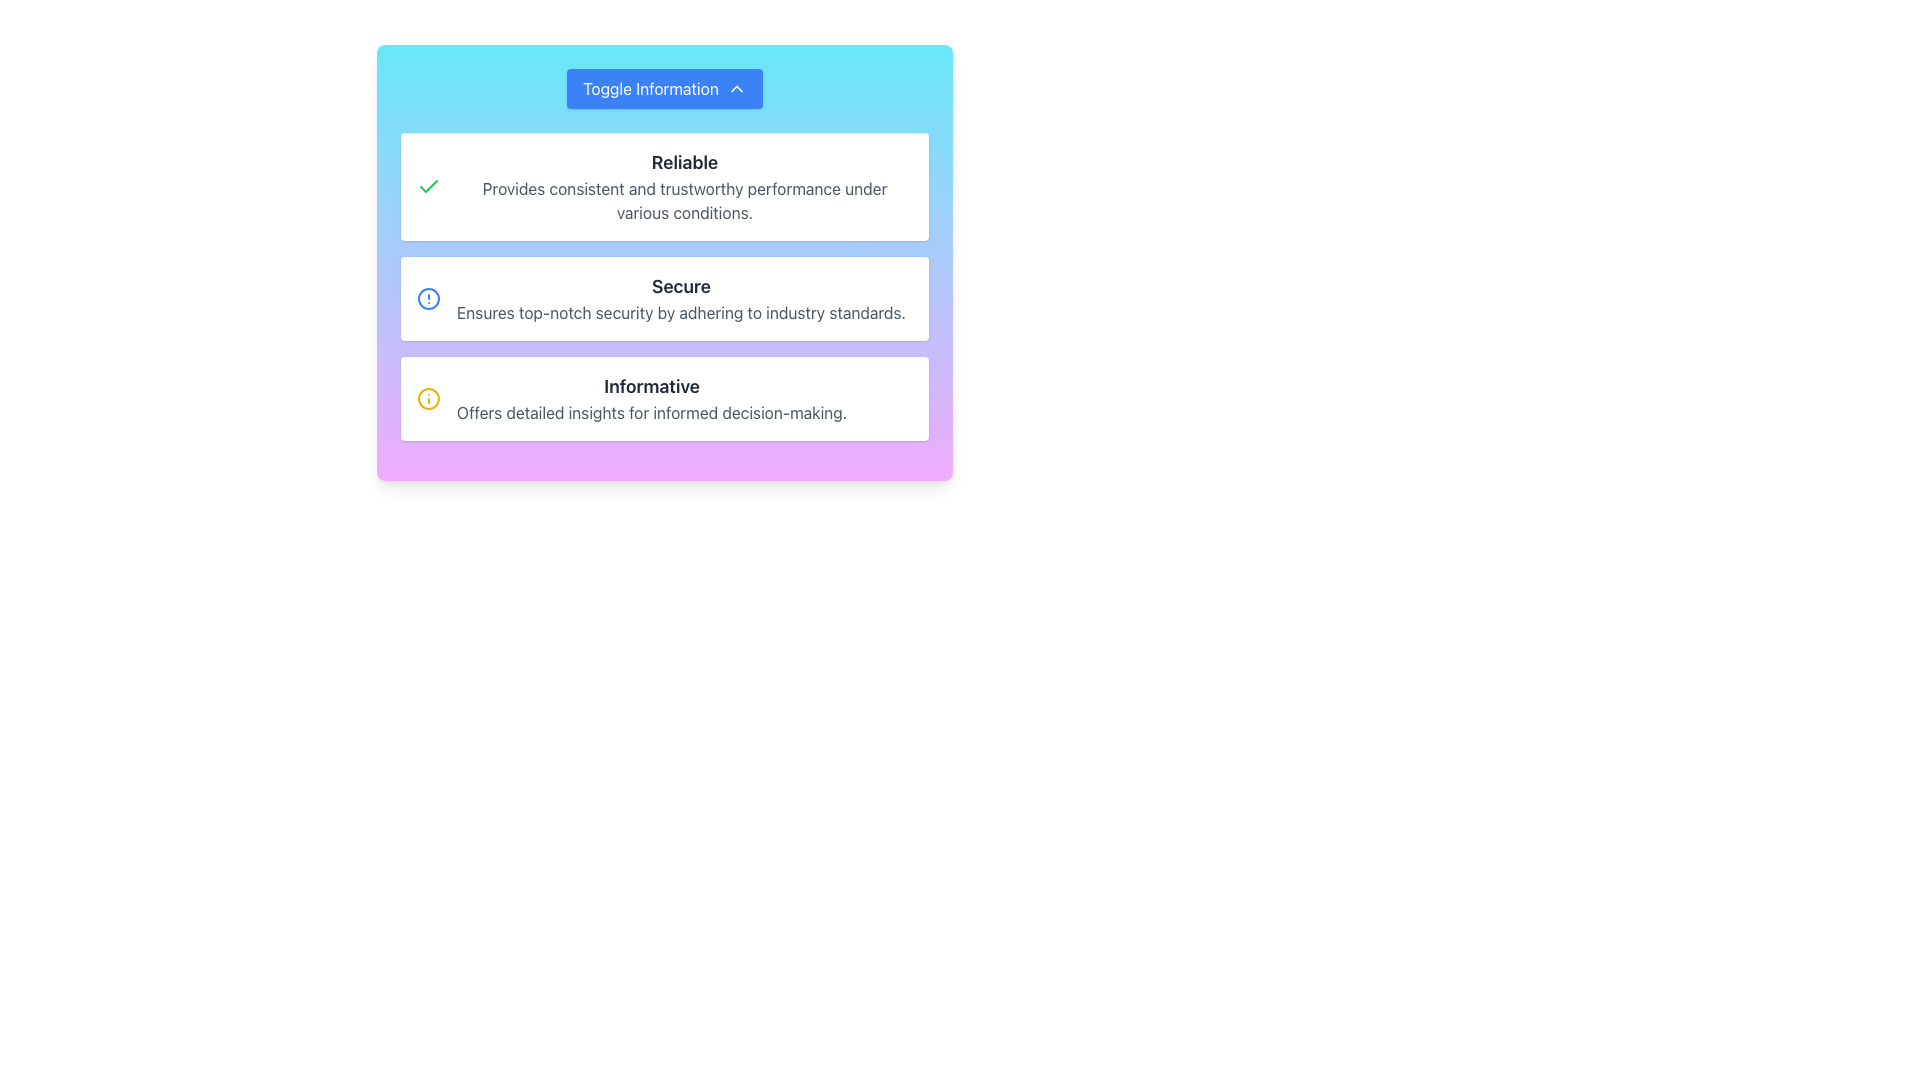 Image resolution: width=1920 pixels, height=1080 pixels. Describe the element at coordinates (685, 186) in the screenshot. I see `text from the Text block with the heading 'Reliable' and description 'Provides consistent and trustworthy performance under various conditions.' which is located at the top of the vertically stacked sections` at that location.